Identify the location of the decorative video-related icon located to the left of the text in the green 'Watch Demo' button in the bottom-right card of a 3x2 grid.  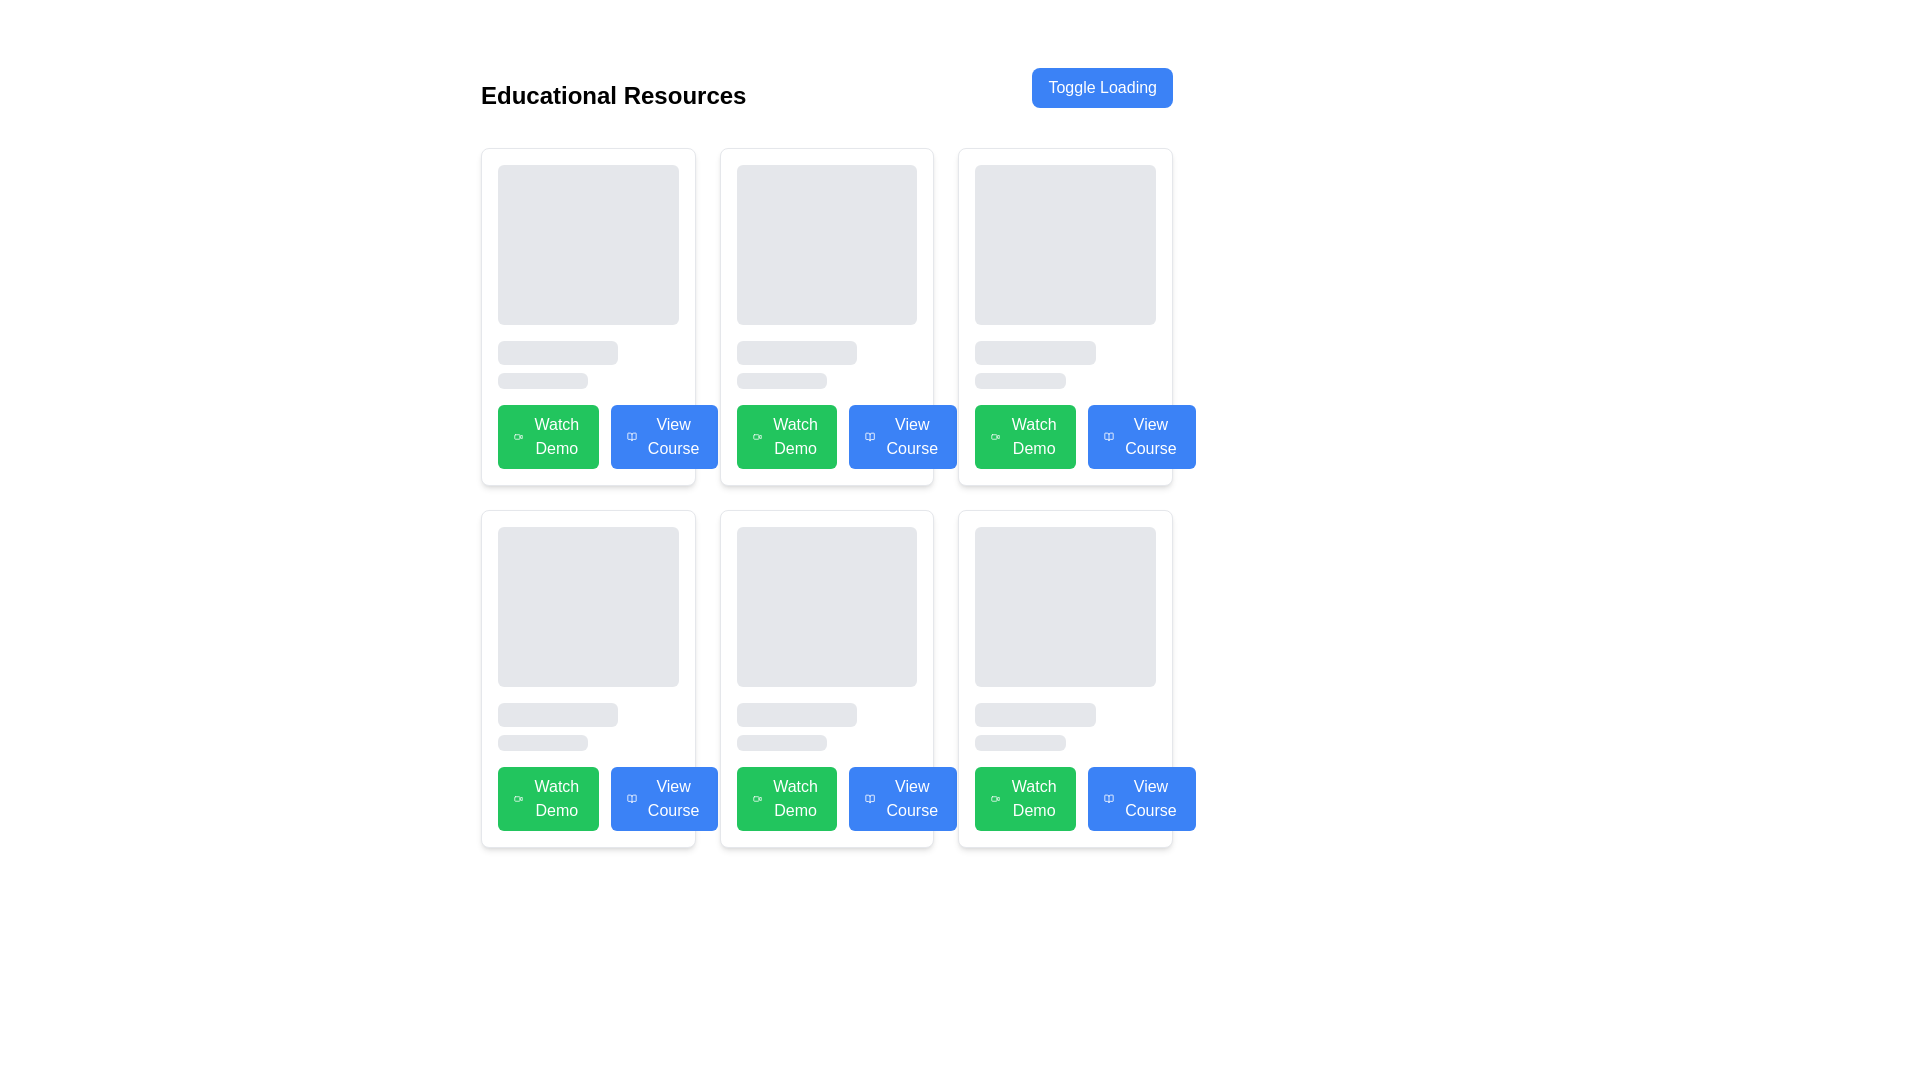
(995, 797).